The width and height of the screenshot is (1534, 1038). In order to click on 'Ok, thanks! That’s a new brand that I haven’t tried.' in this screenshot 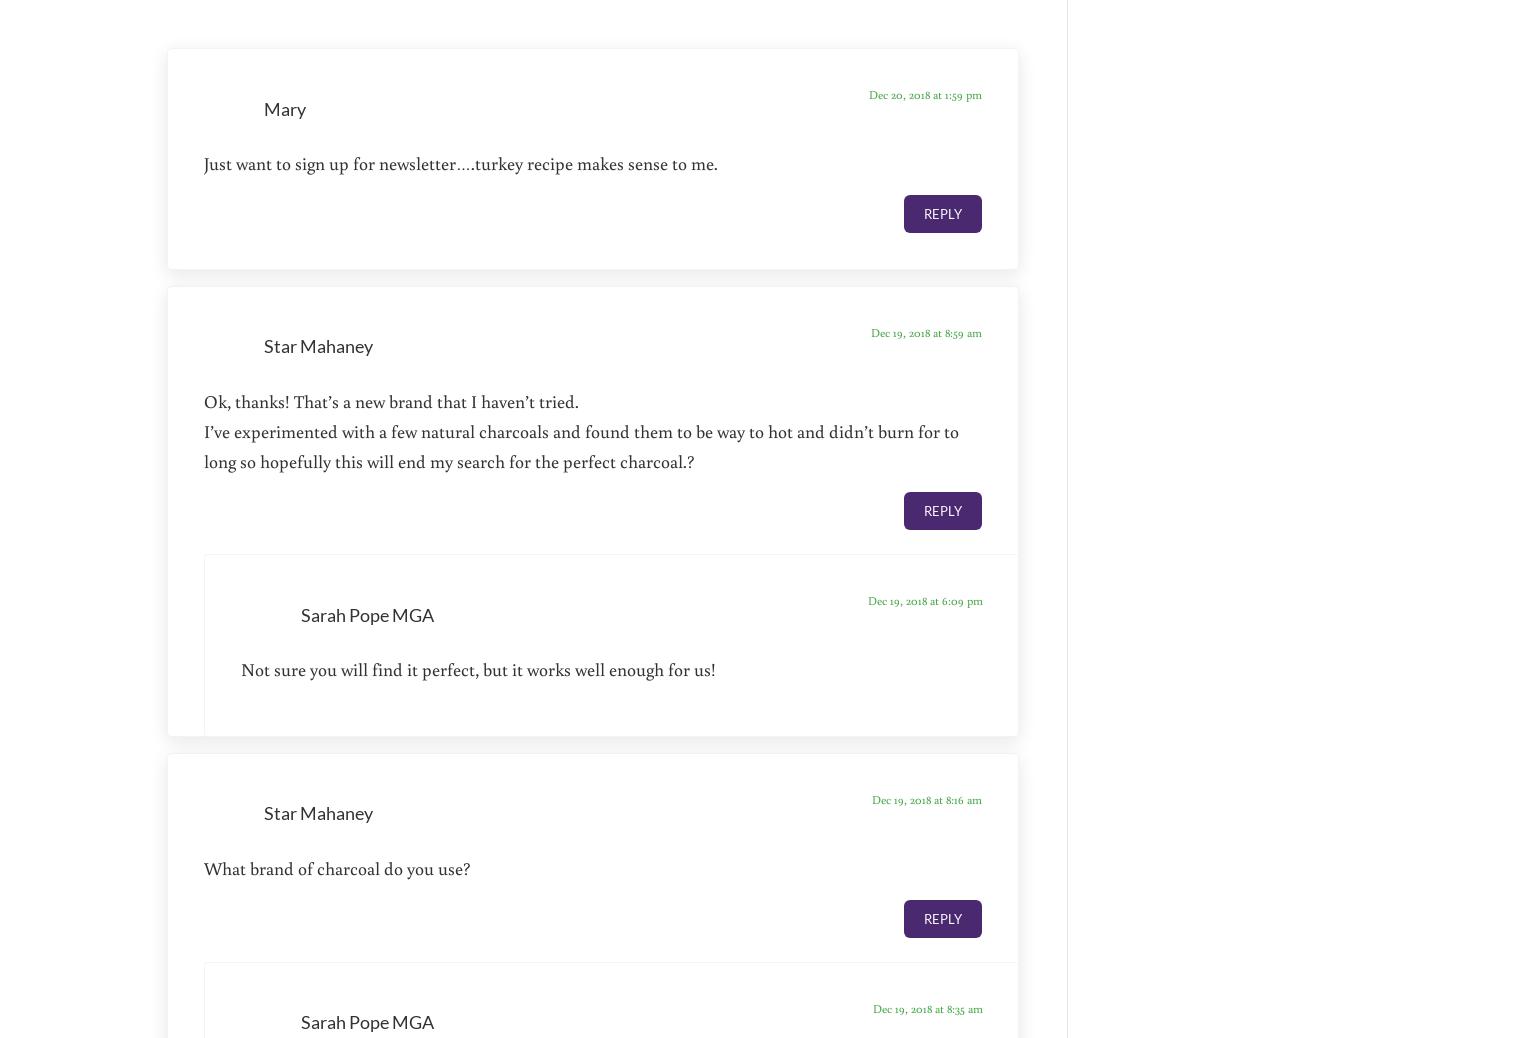, I will do `click(390, 400)`.